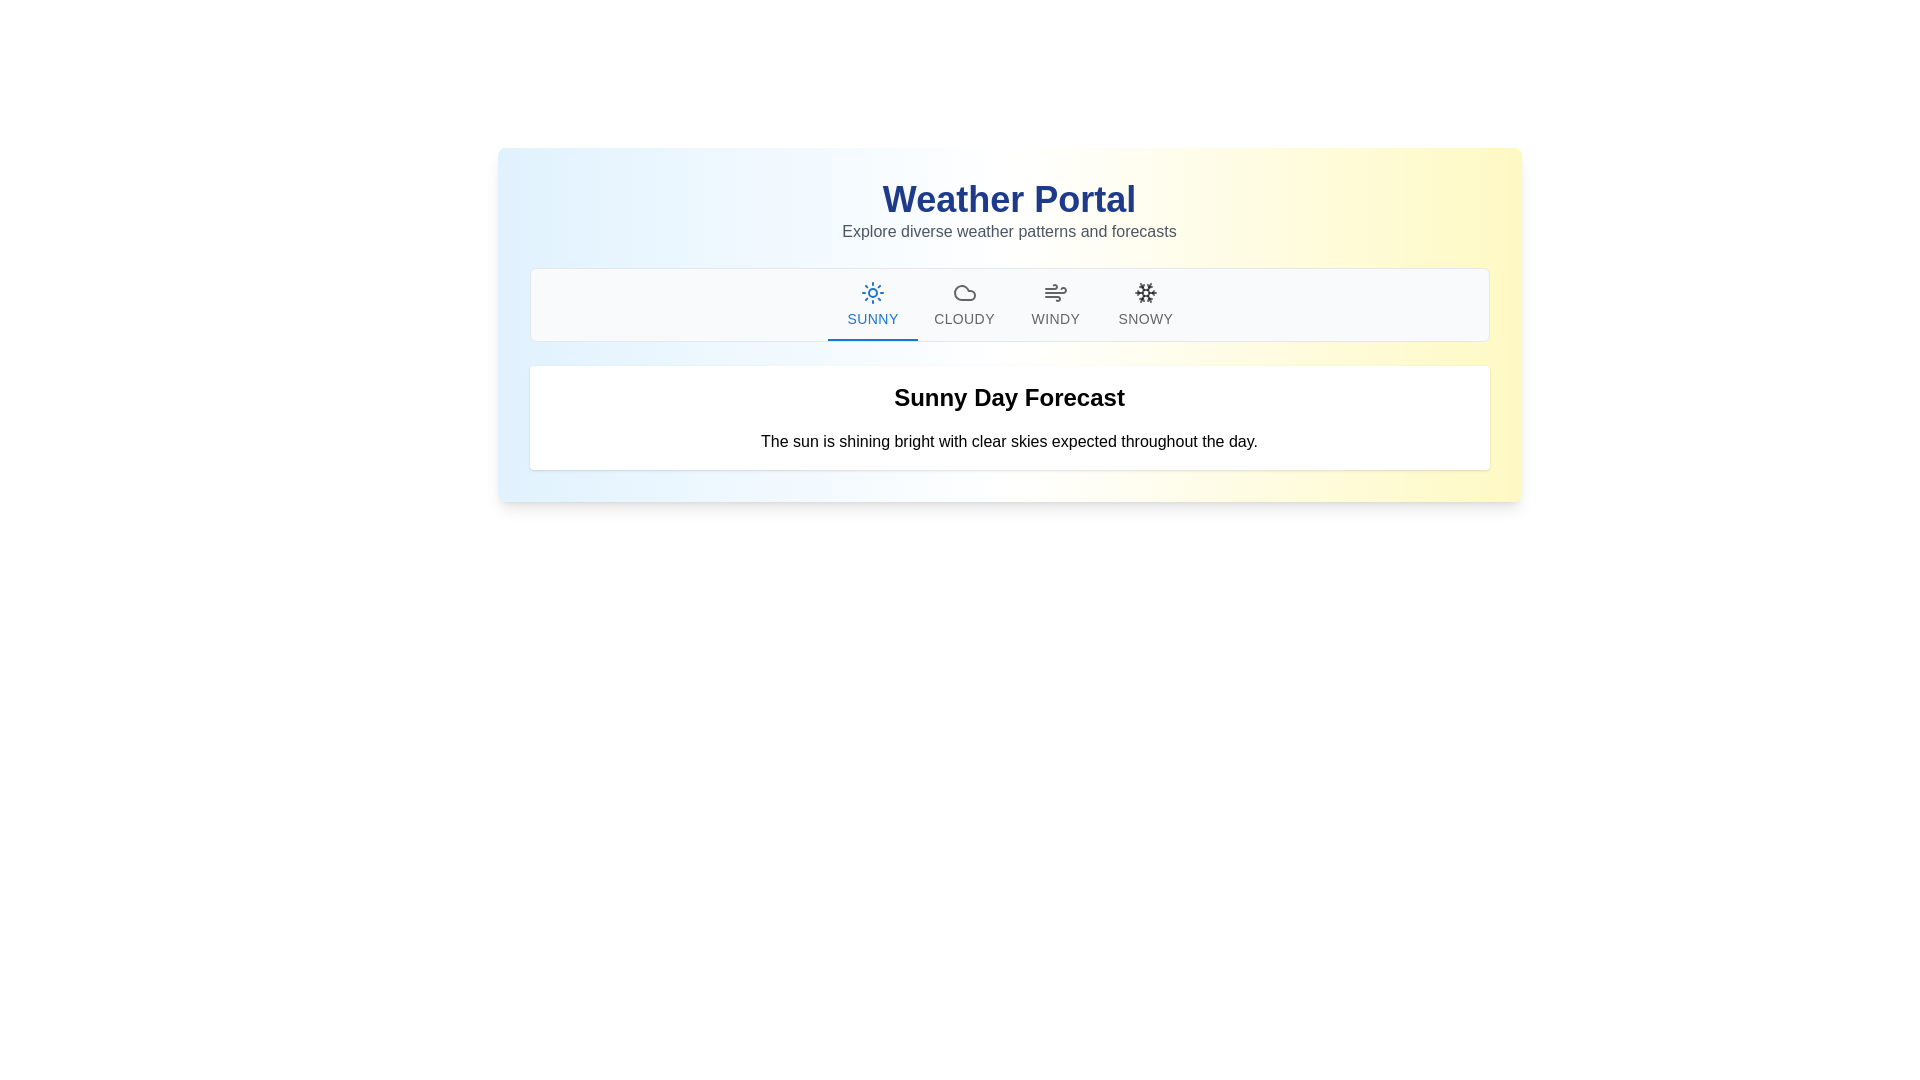 This screenshot has width=1920, height=1080. I want to click on the individual tab buttons in the Tabbar located centrally below the title 'Weather Portal', so click(1009, 304).